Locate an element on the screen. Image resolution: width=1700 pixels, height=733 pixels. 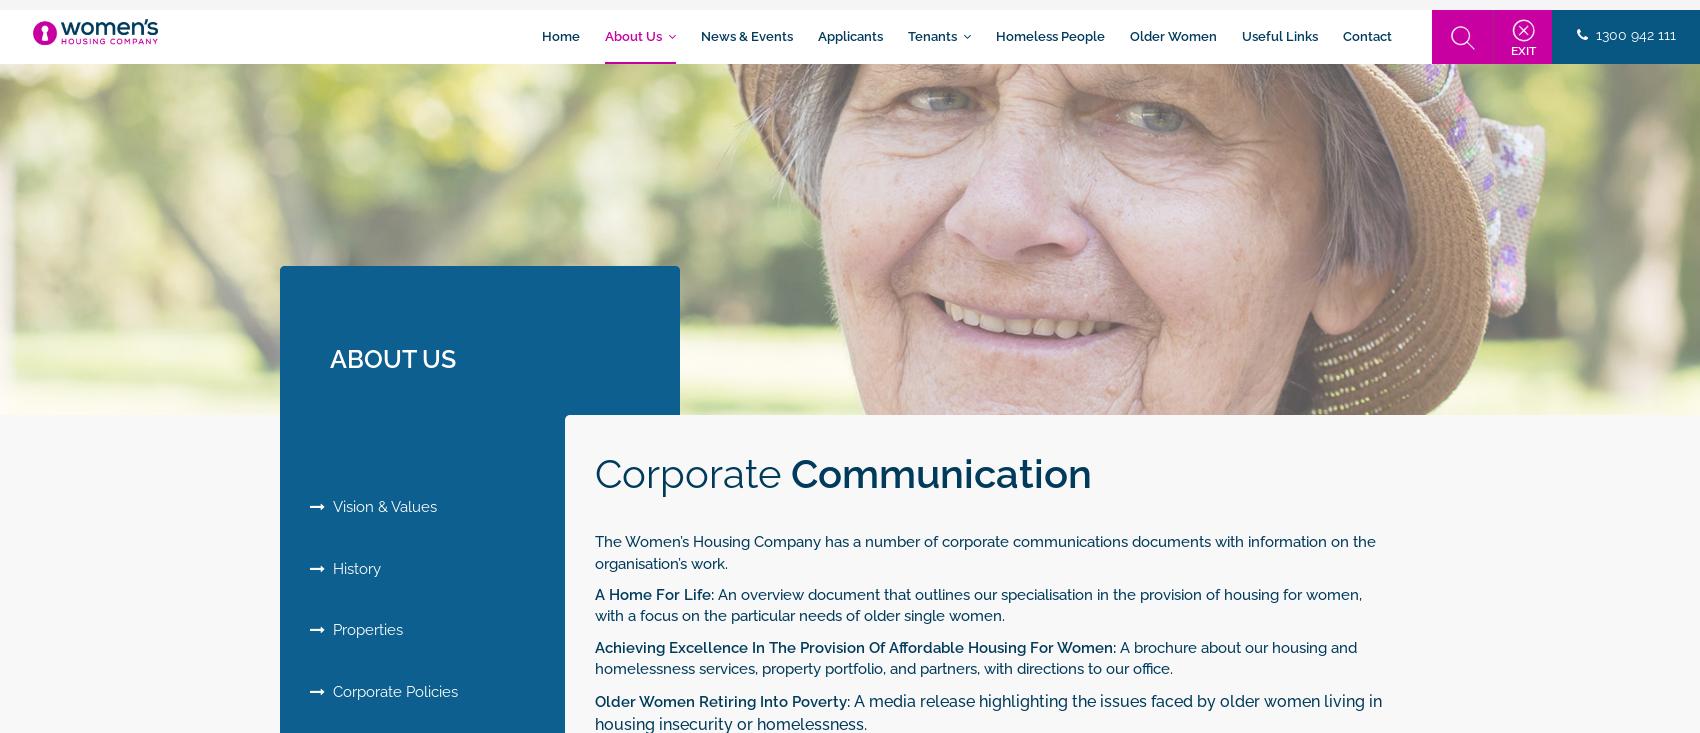
'About Us' is located at coordinates (635, 35).